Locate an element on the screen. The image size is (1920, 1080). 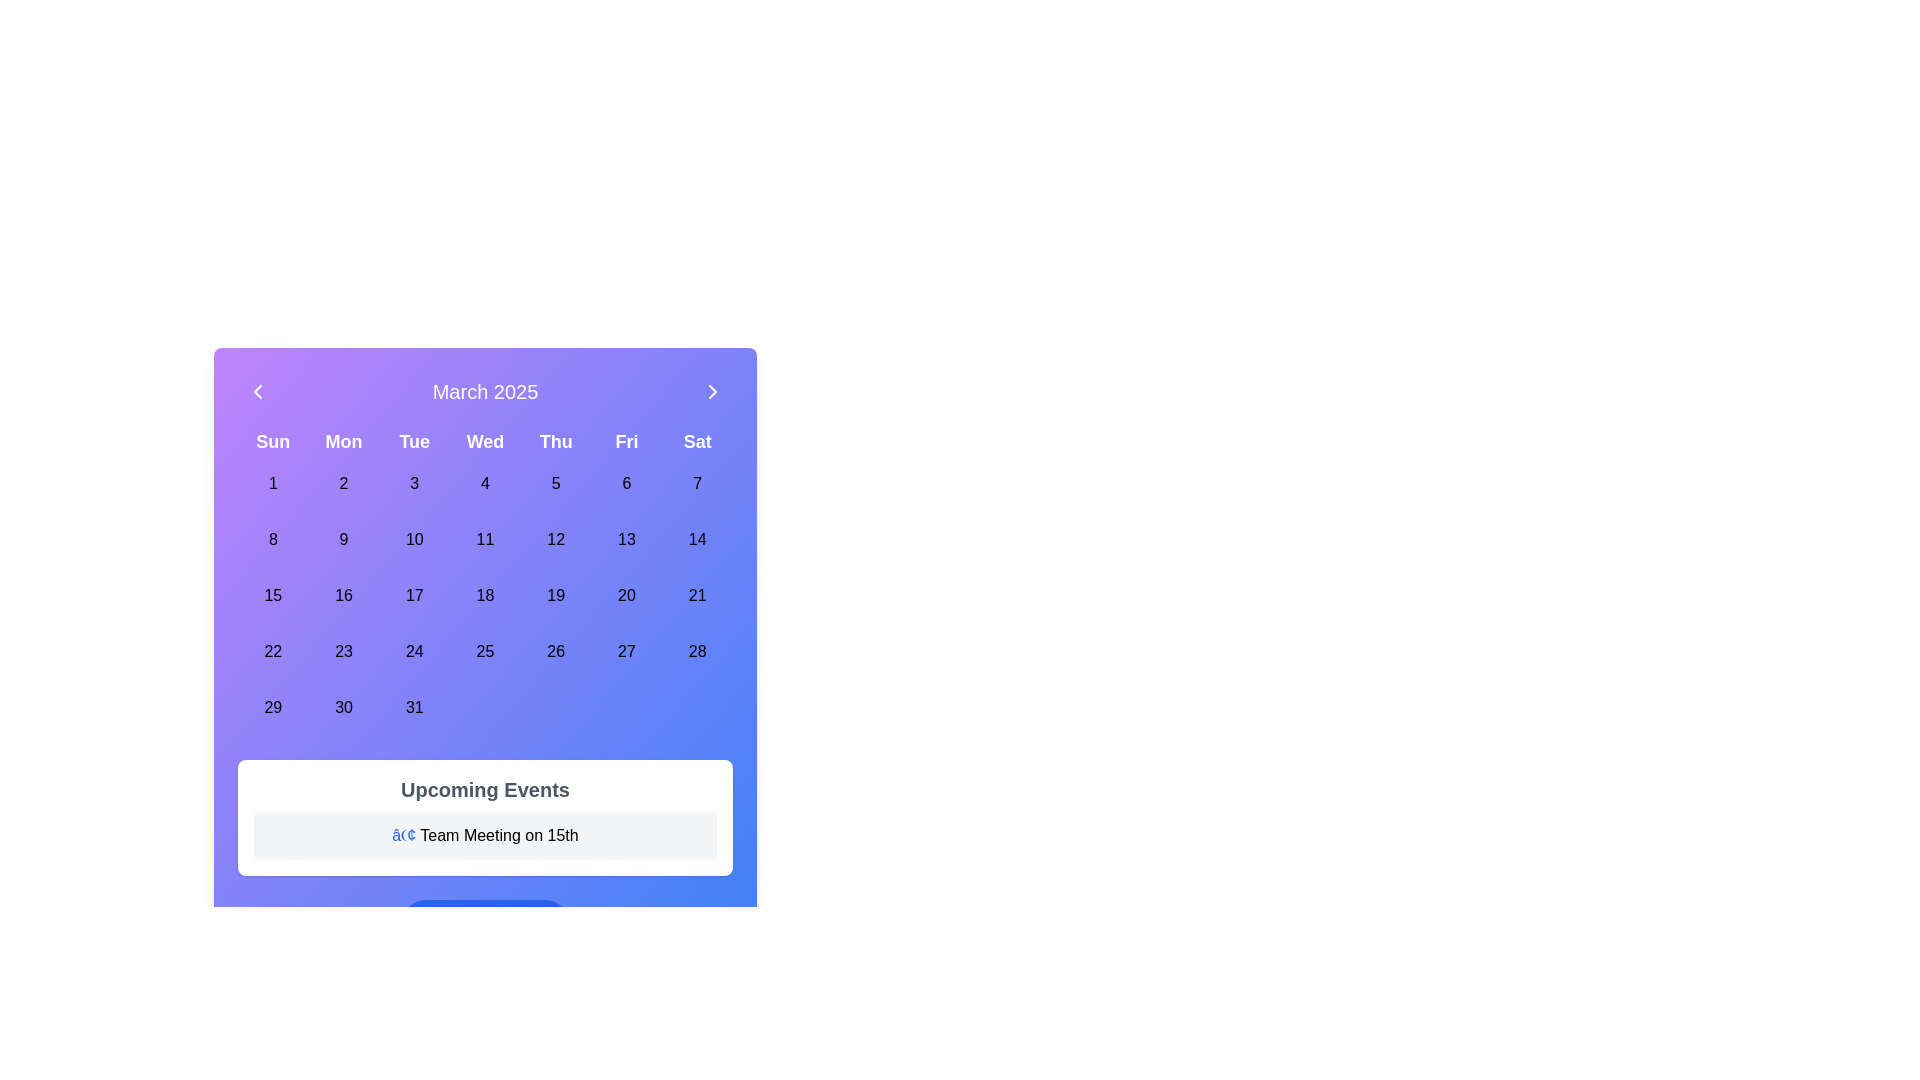
the circular calendar cell containing the number '9' in the second row and second column under the 'Mon' header is located at coordinates (344, 540).